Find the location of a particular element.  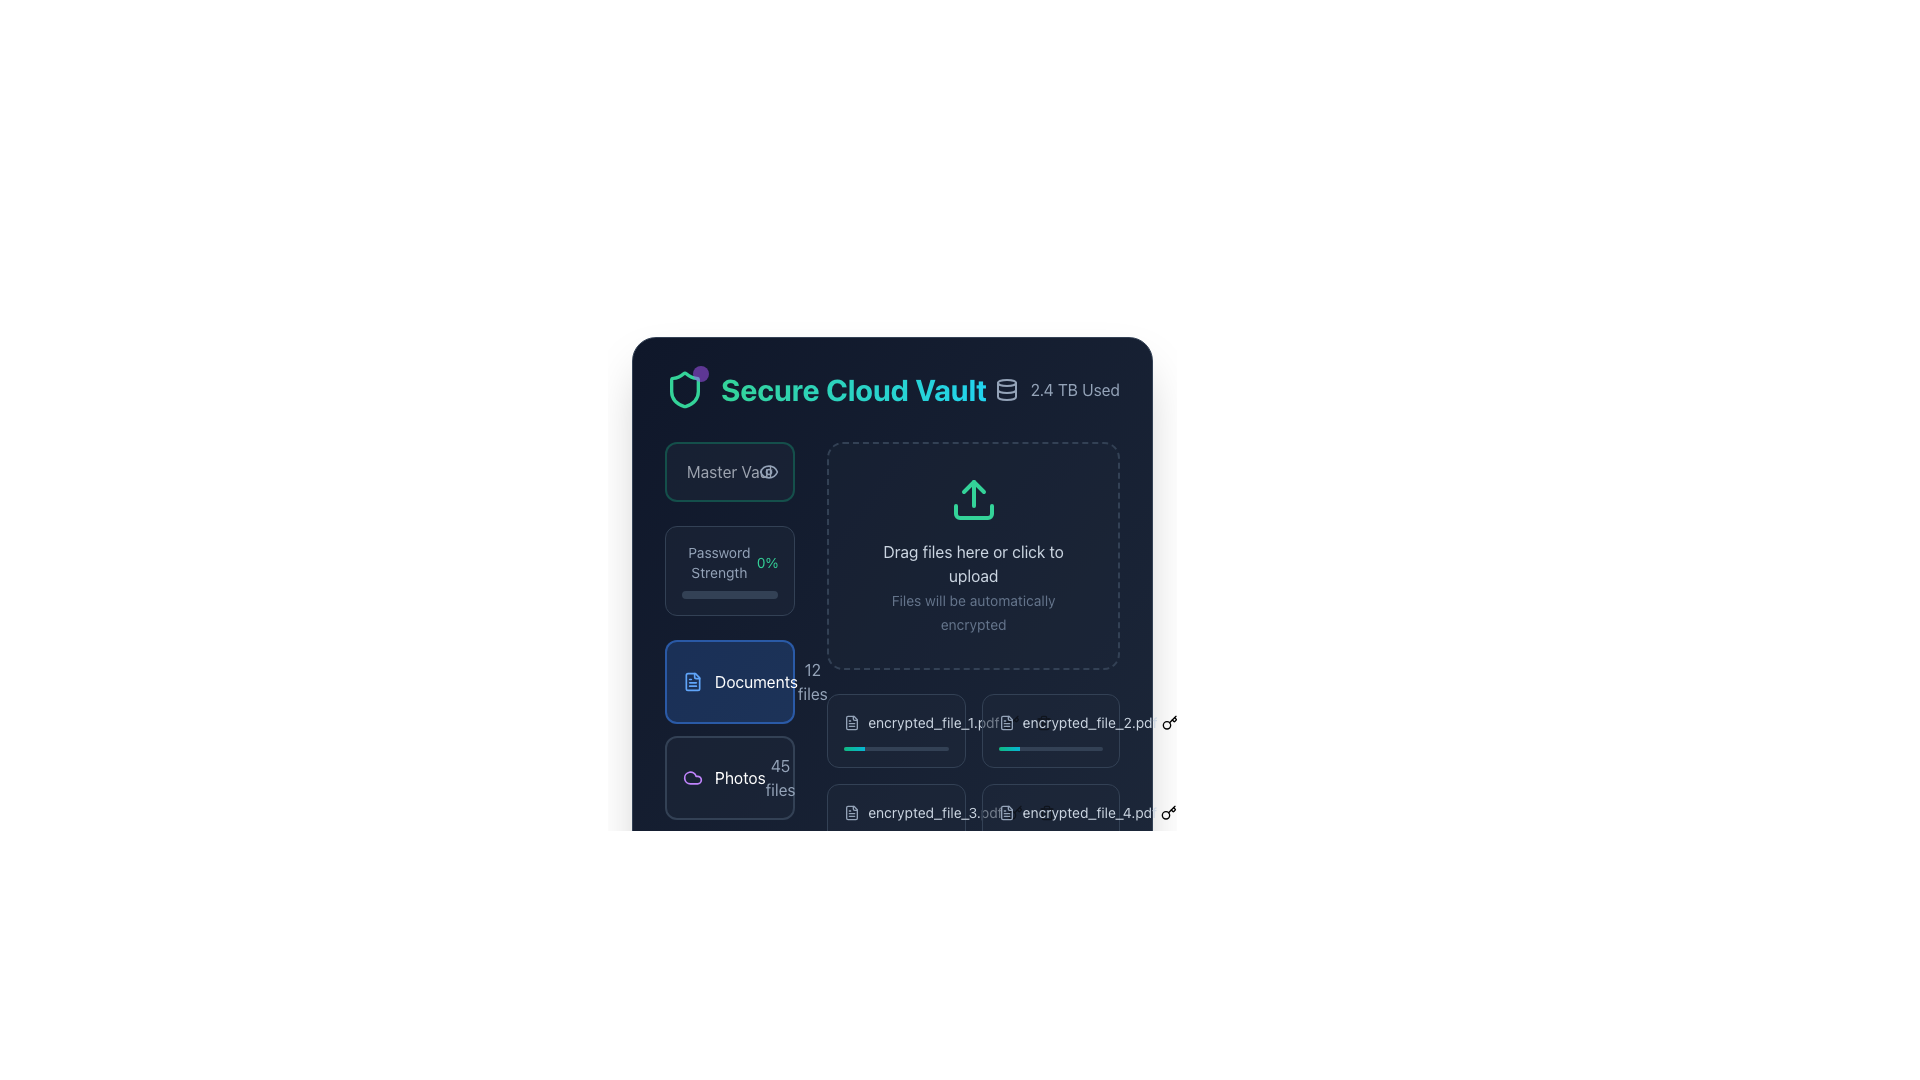

the SVG graphic icon located to the left of the filename 'encrypted_file_4.pdf' in the second row of the documents section is located at coordinates (1006, 813).